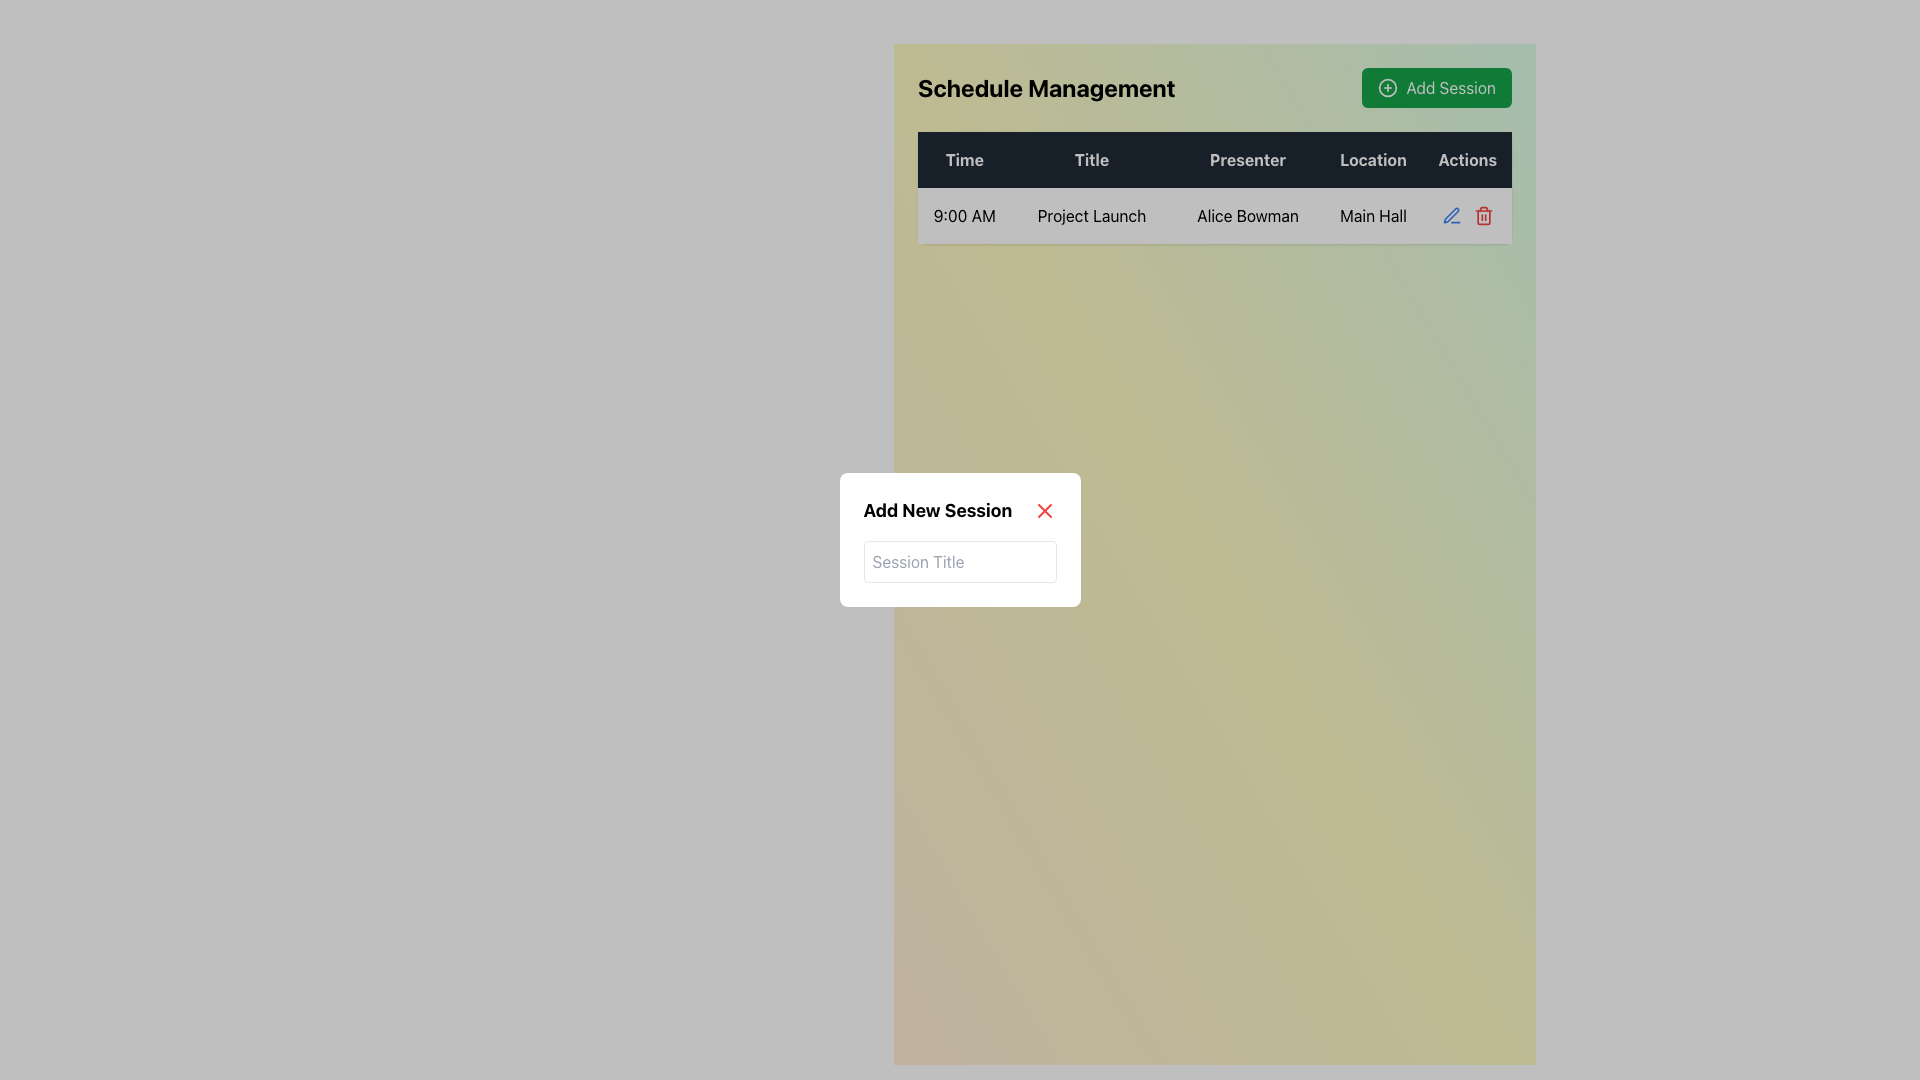 The height and width of the screenshot is (1080, 1920). I want to click on the red trash bin icon in the 'Actions' column of the table row, so click(1467, 216).